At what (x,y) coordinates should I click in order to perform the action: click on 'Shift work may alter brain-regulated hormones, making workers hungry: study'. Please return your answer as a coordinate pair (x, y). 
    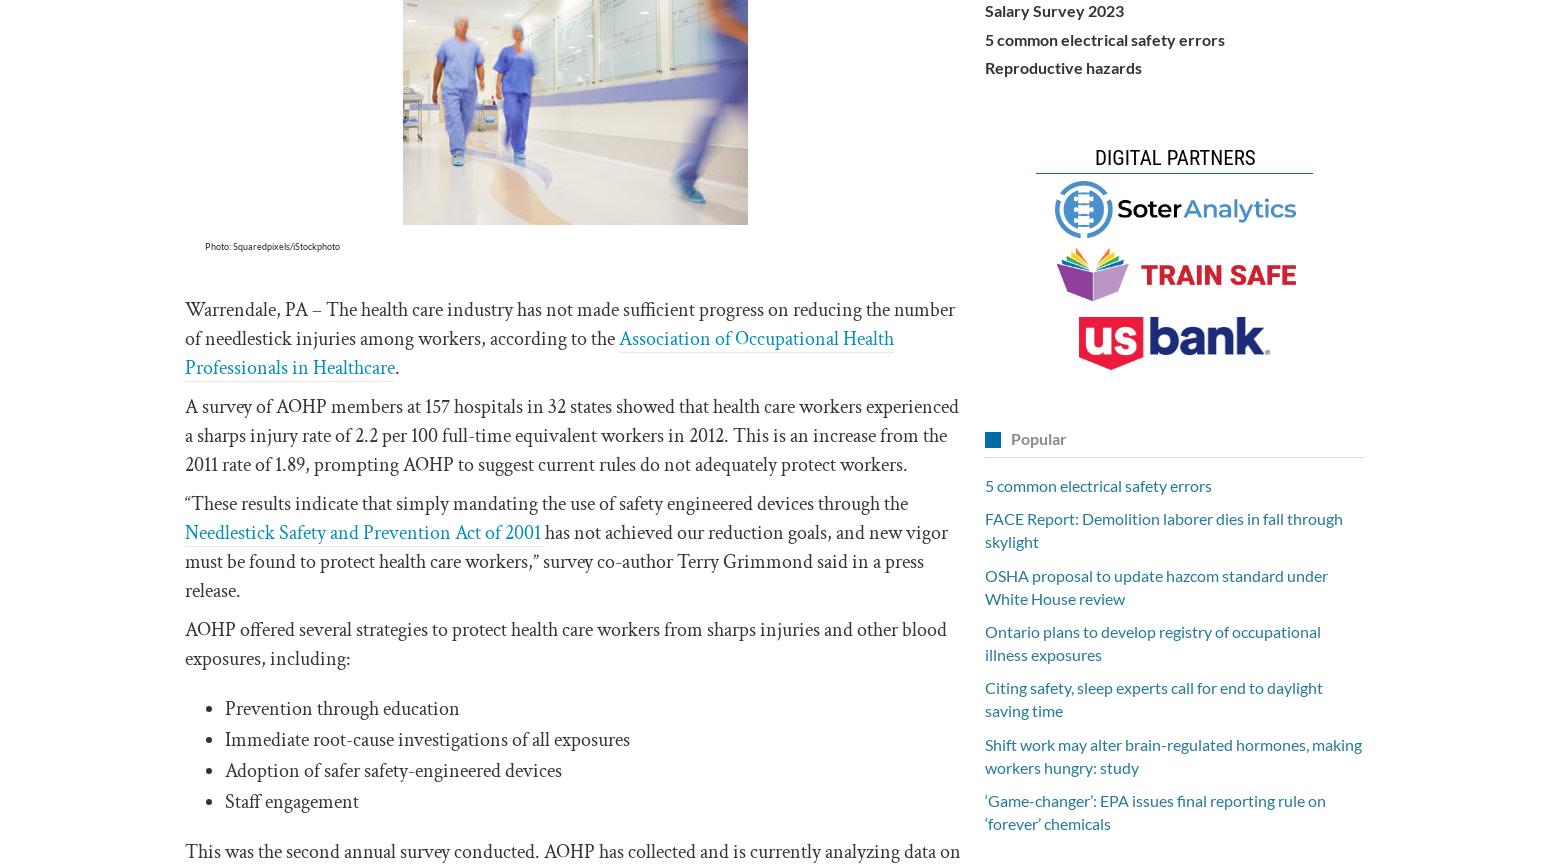
    Looking at the image, I should click on (1173, 753).